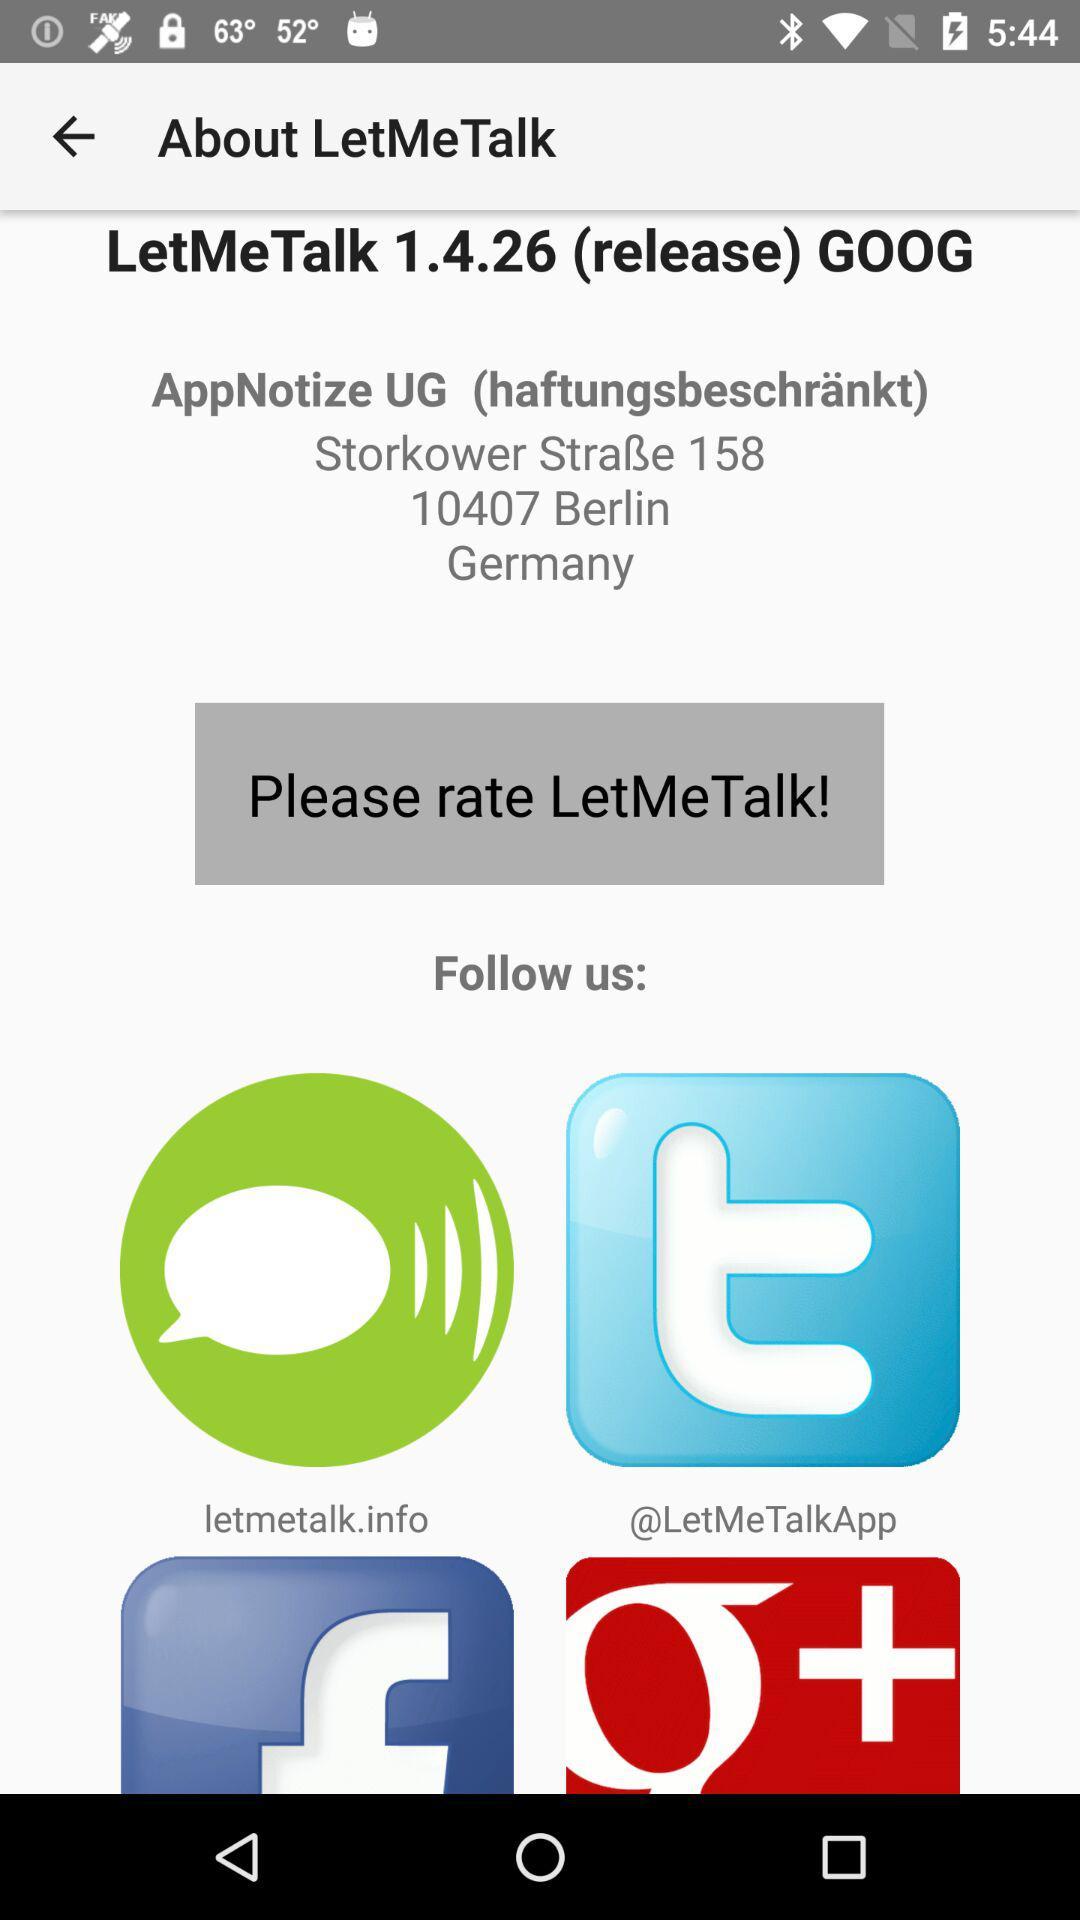  Describe the element at coordinates (763, 1674) in the screenshot. I see `follow letmetalk on google+` at that location.